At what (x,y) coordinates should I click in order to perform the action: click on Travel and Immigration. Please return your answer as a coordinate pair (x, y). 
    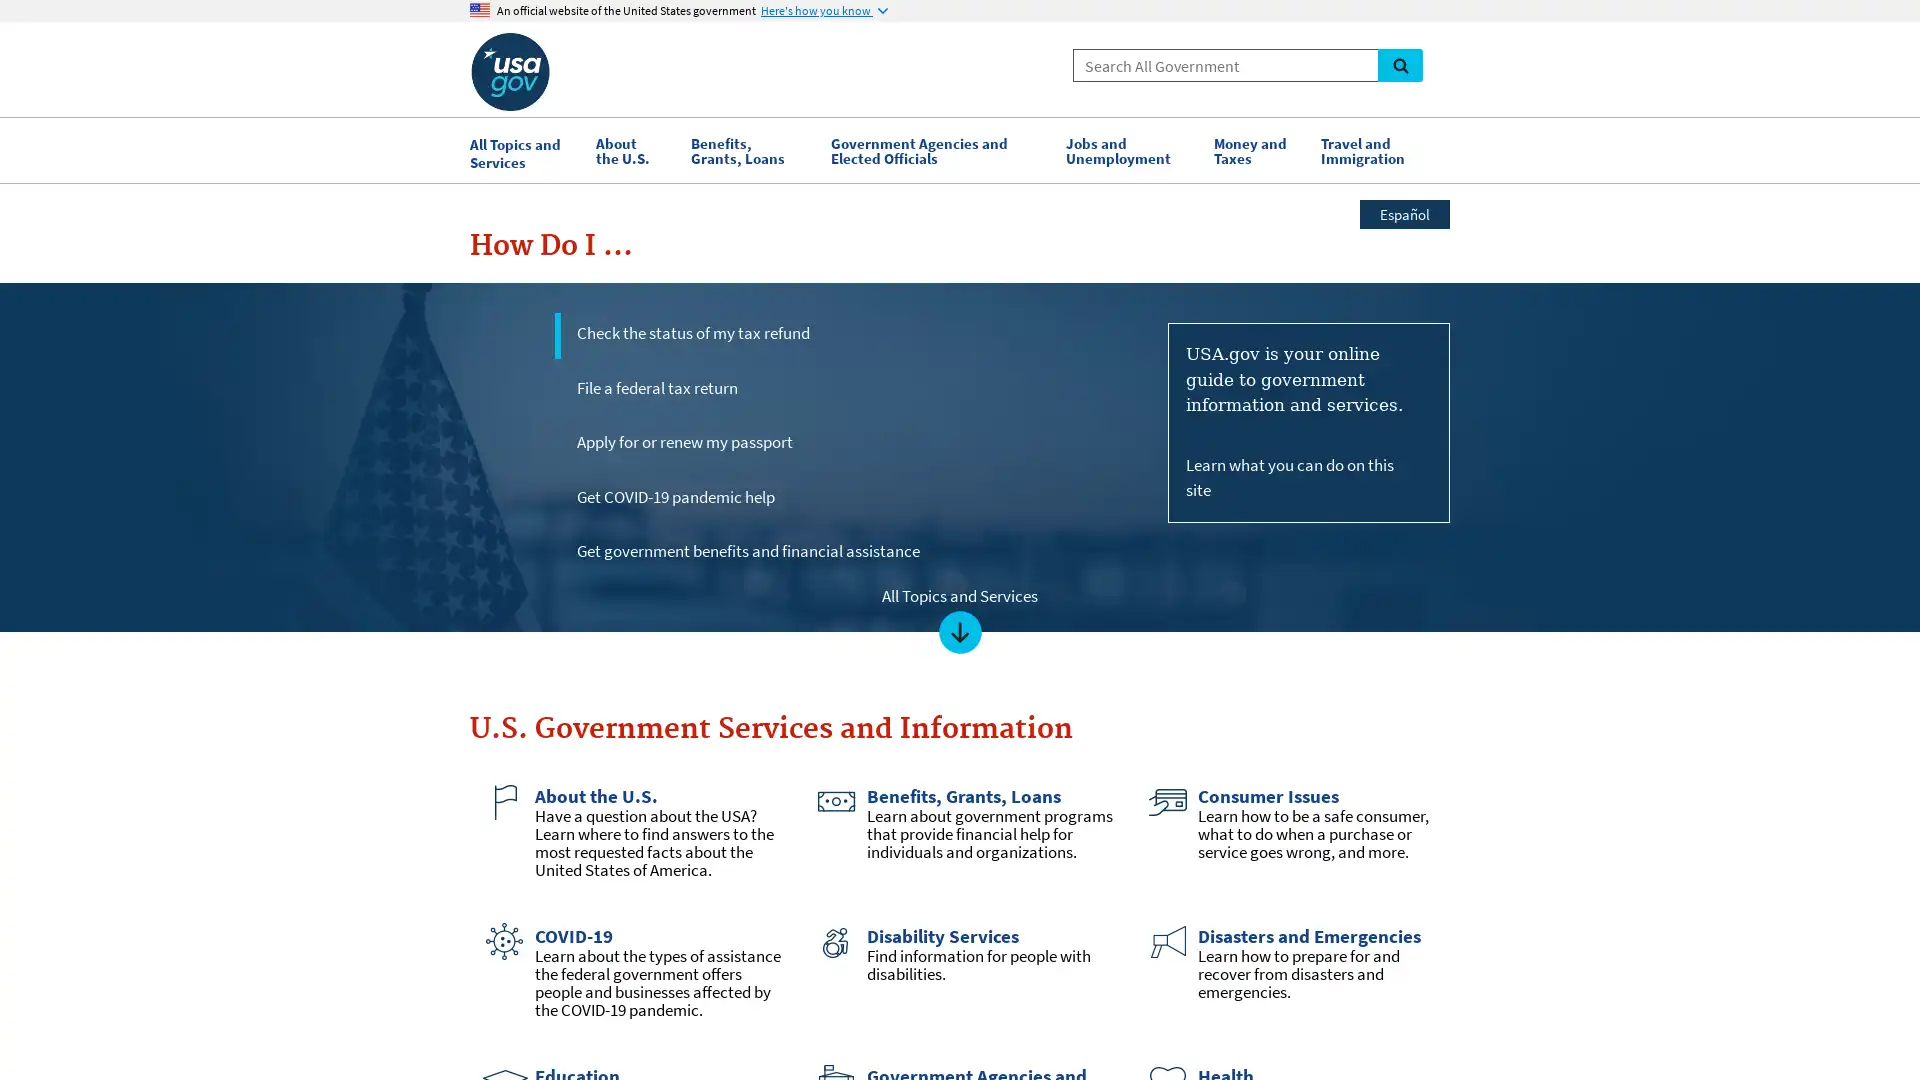
    Looking at the image, I should click on (1379, 149).